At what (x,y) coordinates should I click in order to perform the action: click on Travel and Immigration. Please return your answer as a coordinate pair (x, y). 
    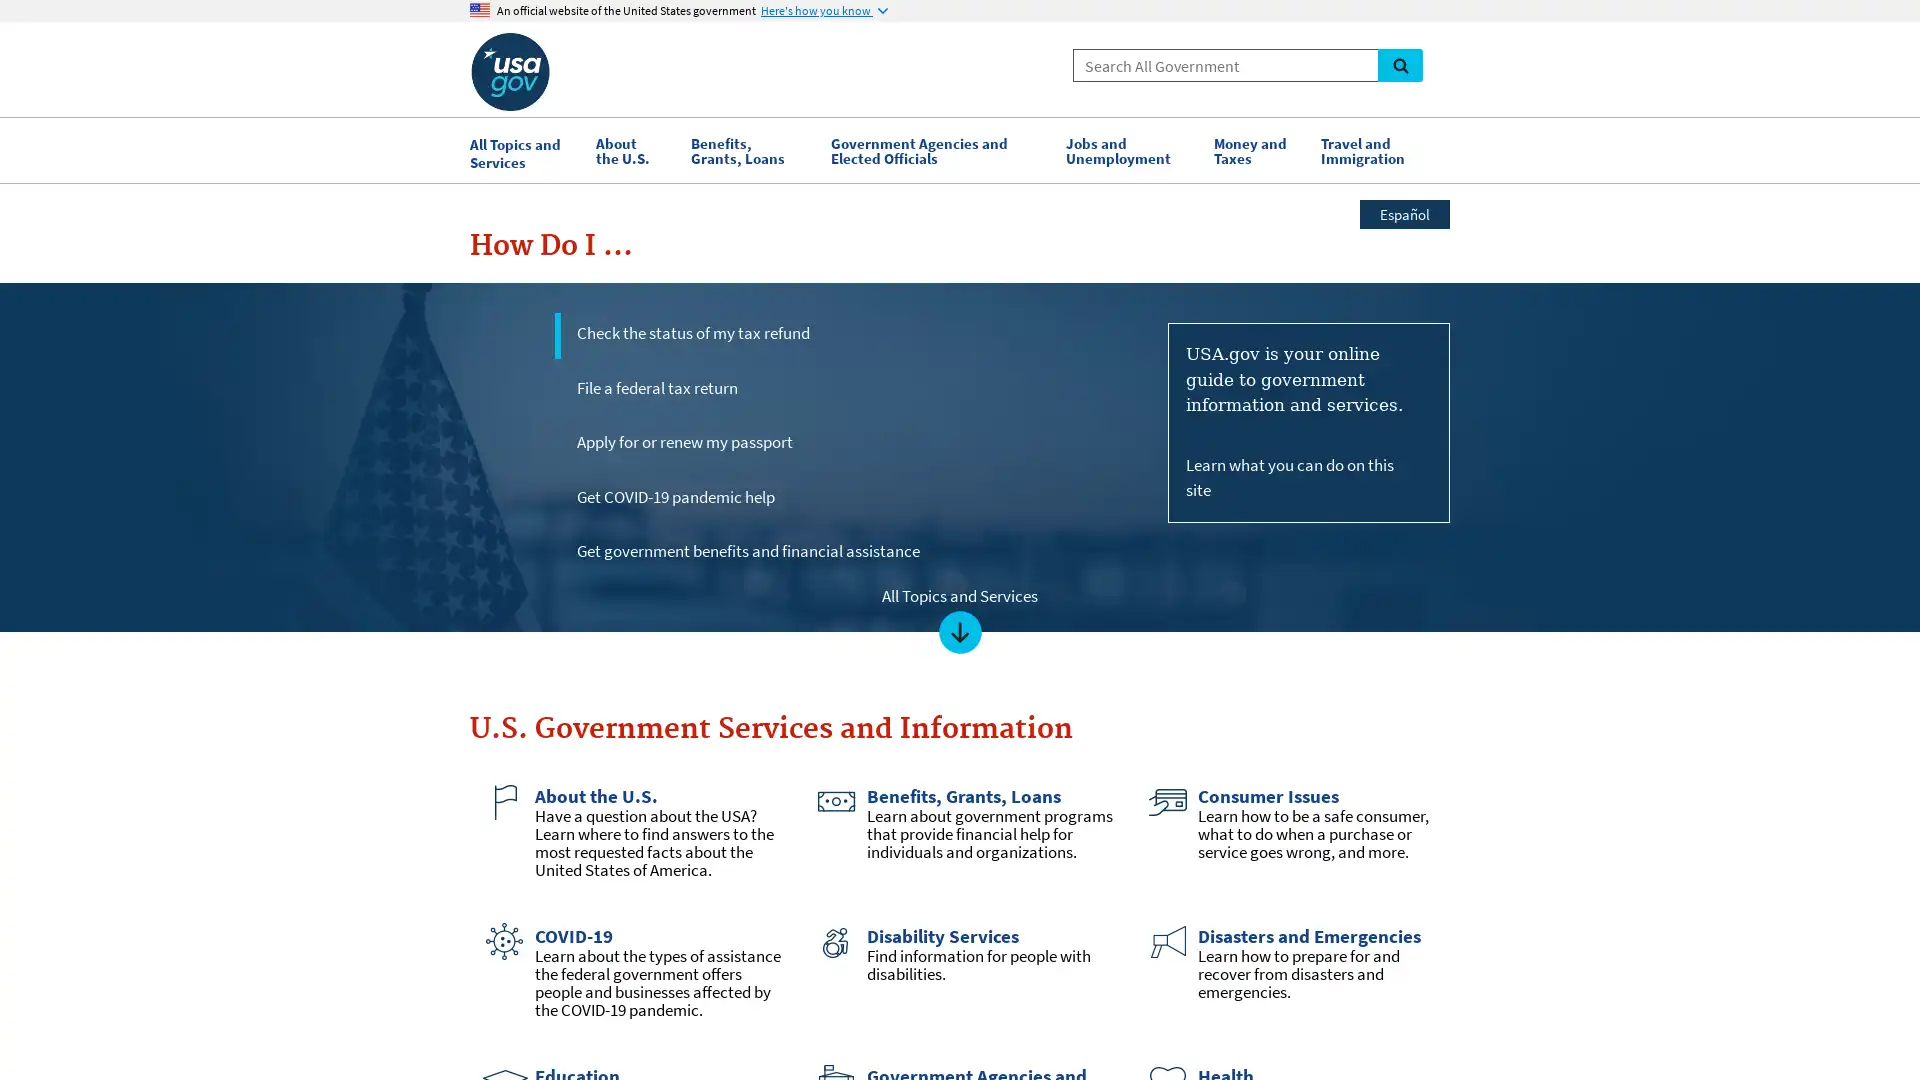
    Looking at the image, I should click on (1379, 149).